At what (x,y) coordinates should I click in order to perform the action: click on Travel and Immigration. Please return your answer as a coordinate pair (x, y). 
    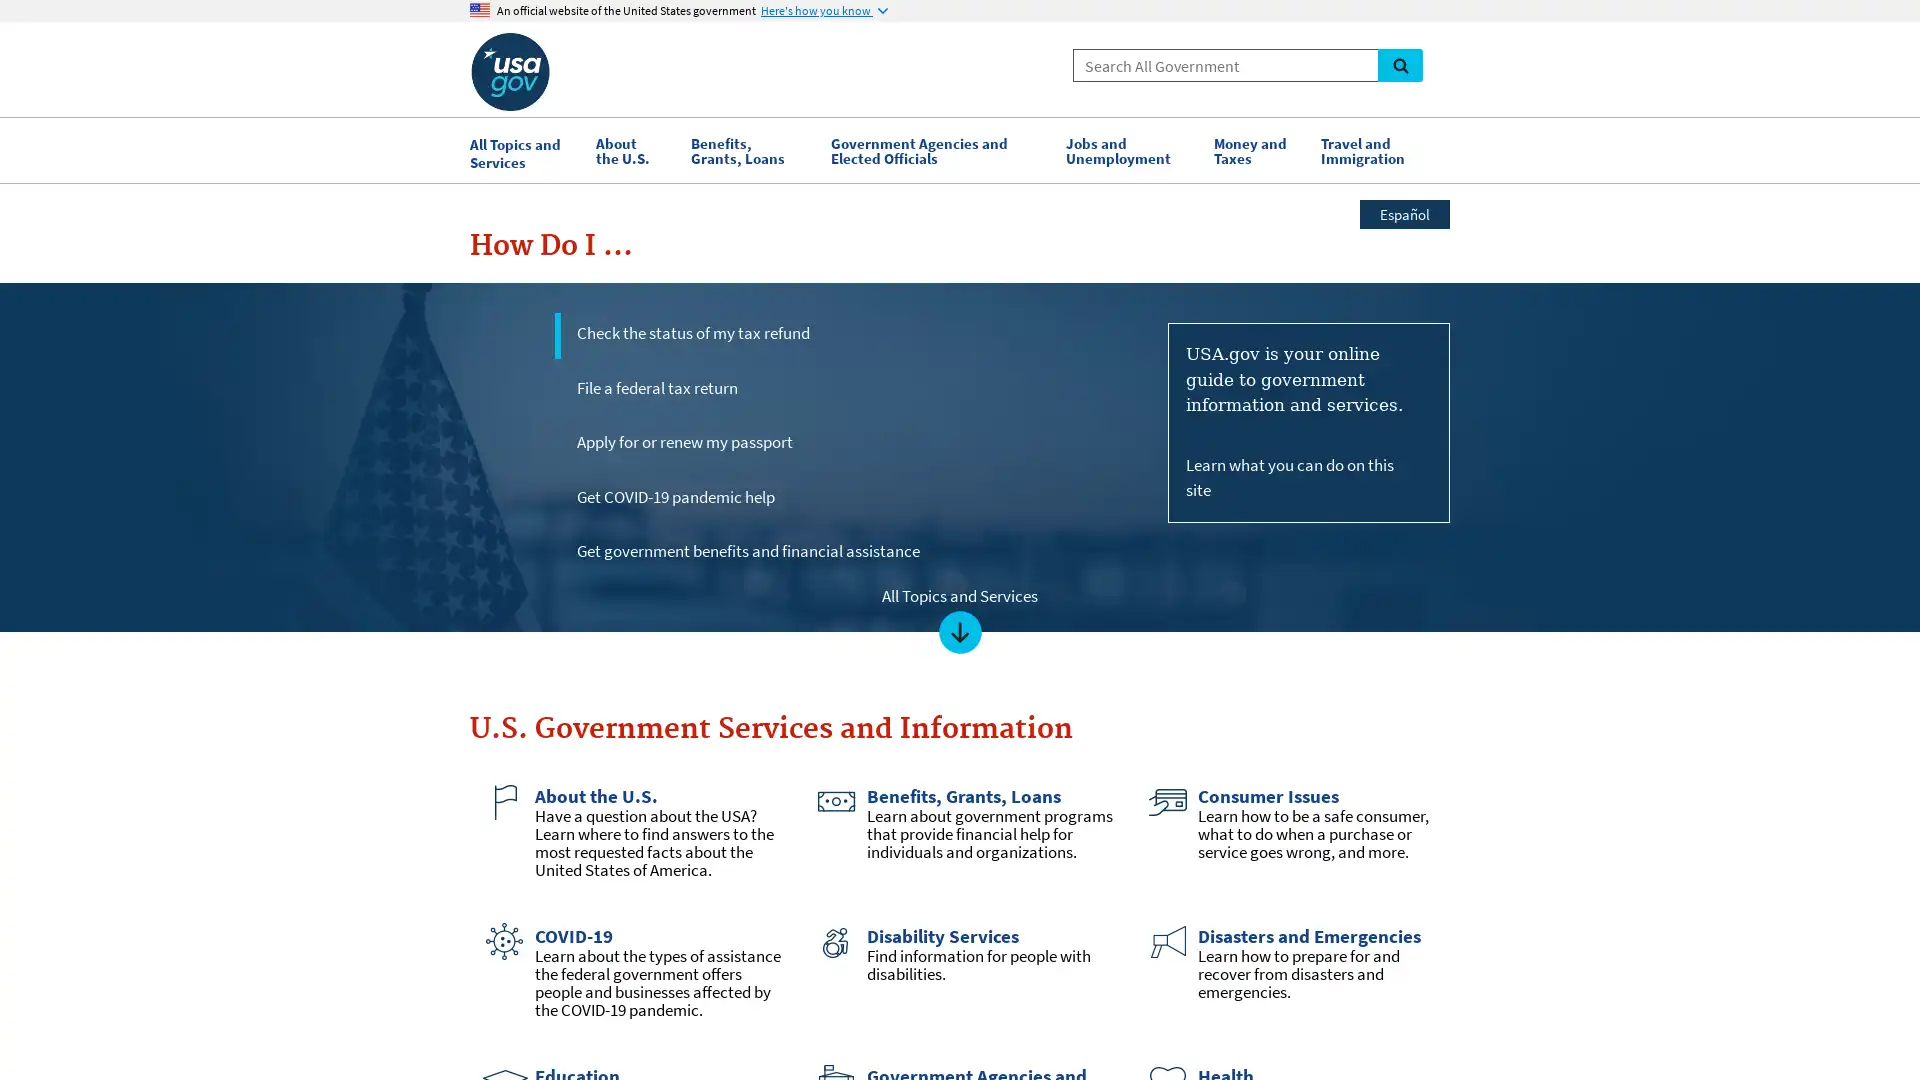
    Looking at the image, I should click on (1379, 149).